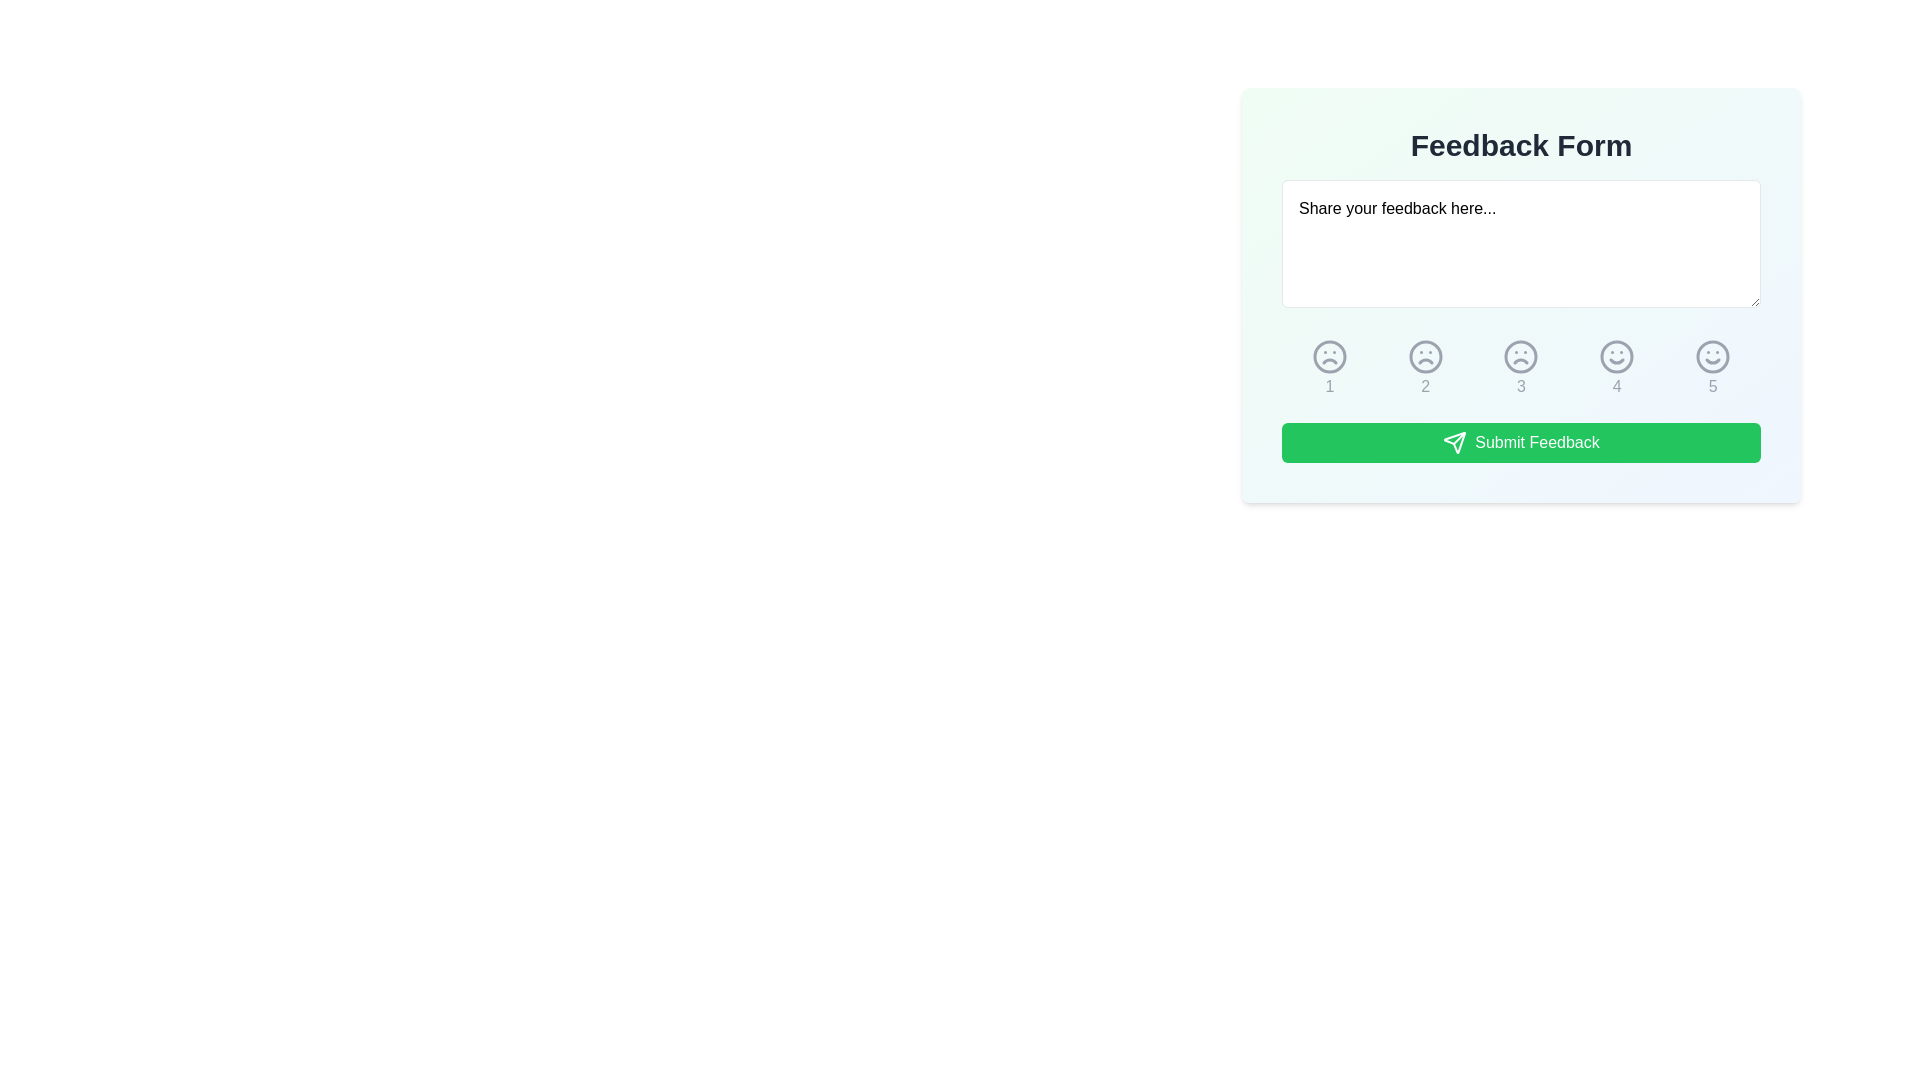 This screenshot has height=1080, width=1920. What do you see at coordinates (1712, 386) in the screenshot?
I see `text label indicating the '5' rating option, located in the bottom-right corner of the 'Feedback Form' section, which represents the maximum score in the feedback scale` at bounding box center [1712, 386].